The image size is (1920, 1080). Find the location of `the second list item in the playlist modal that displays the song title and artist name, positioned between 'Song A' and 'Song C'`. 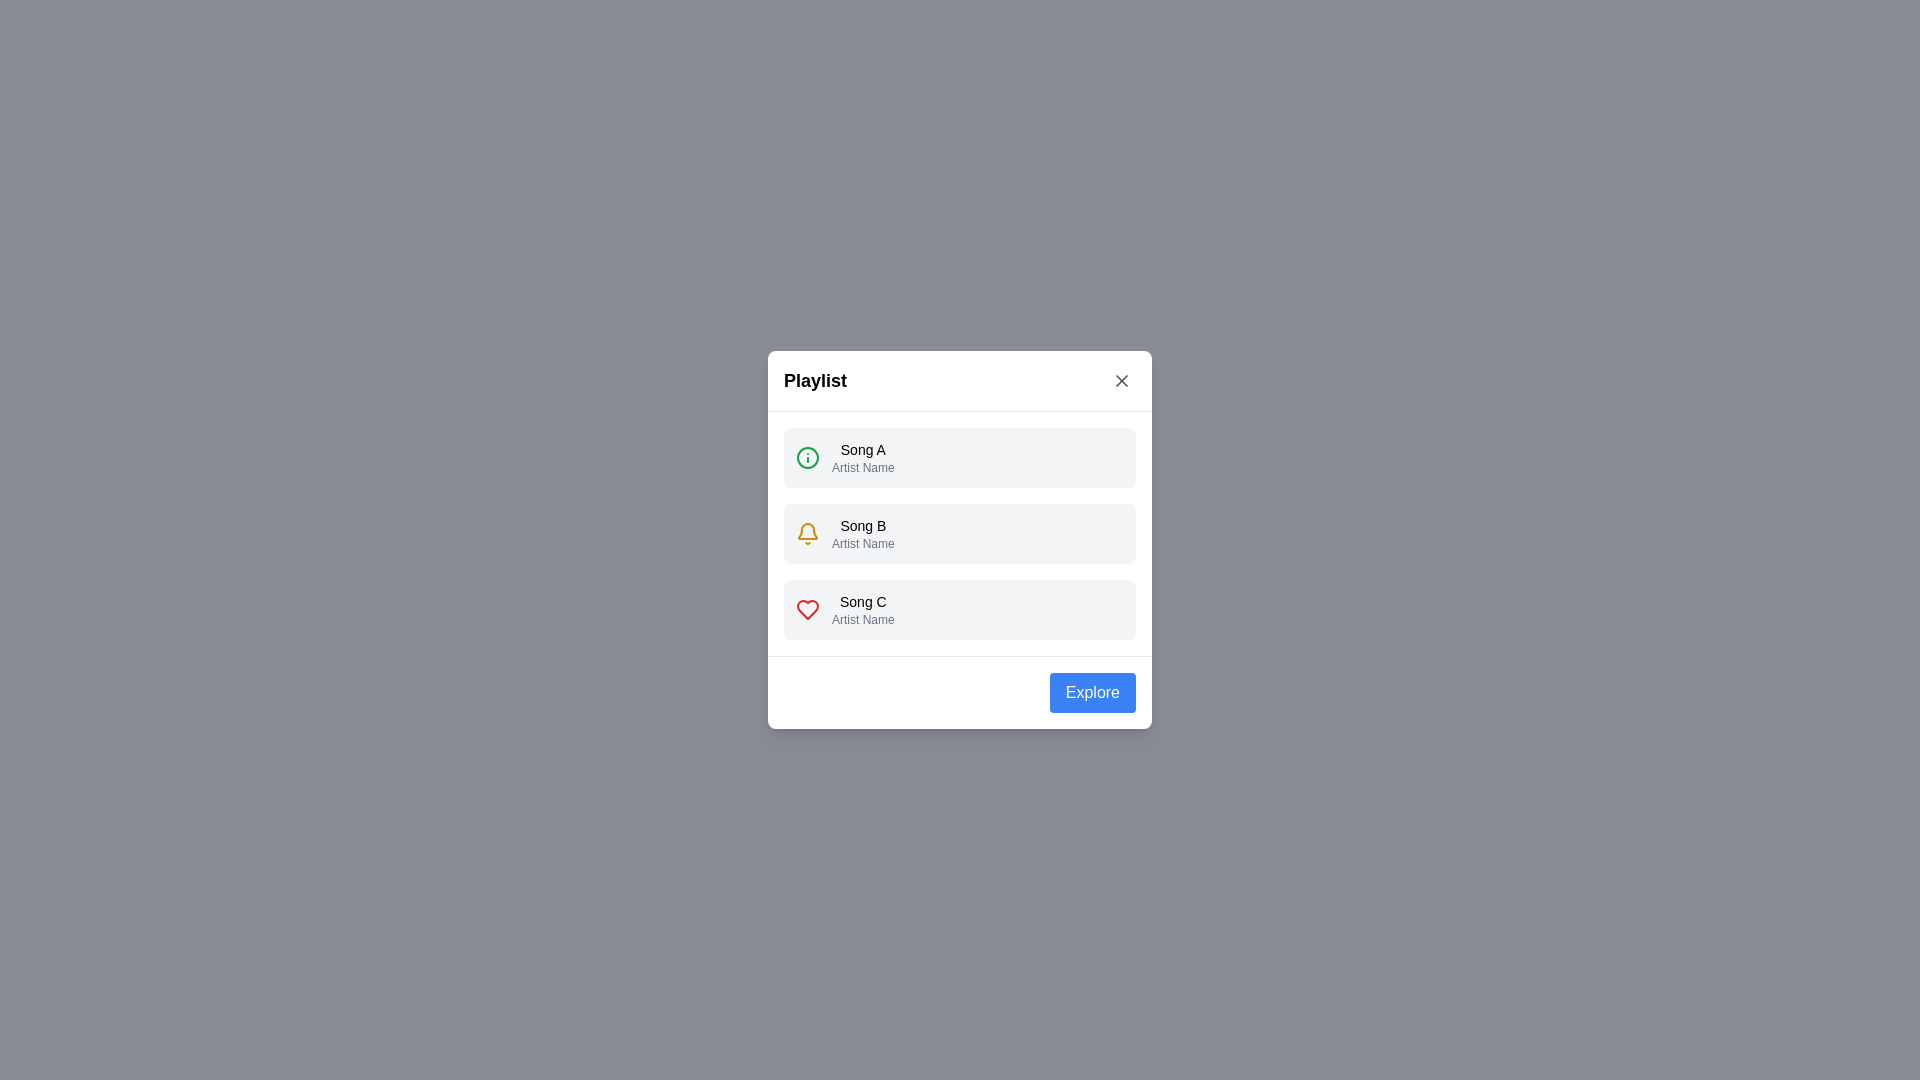

the second list item in the playlist modal that displays the song title and artist name, positioned between 'Song A' and 'Song C' is located at coordinates (863, 532).